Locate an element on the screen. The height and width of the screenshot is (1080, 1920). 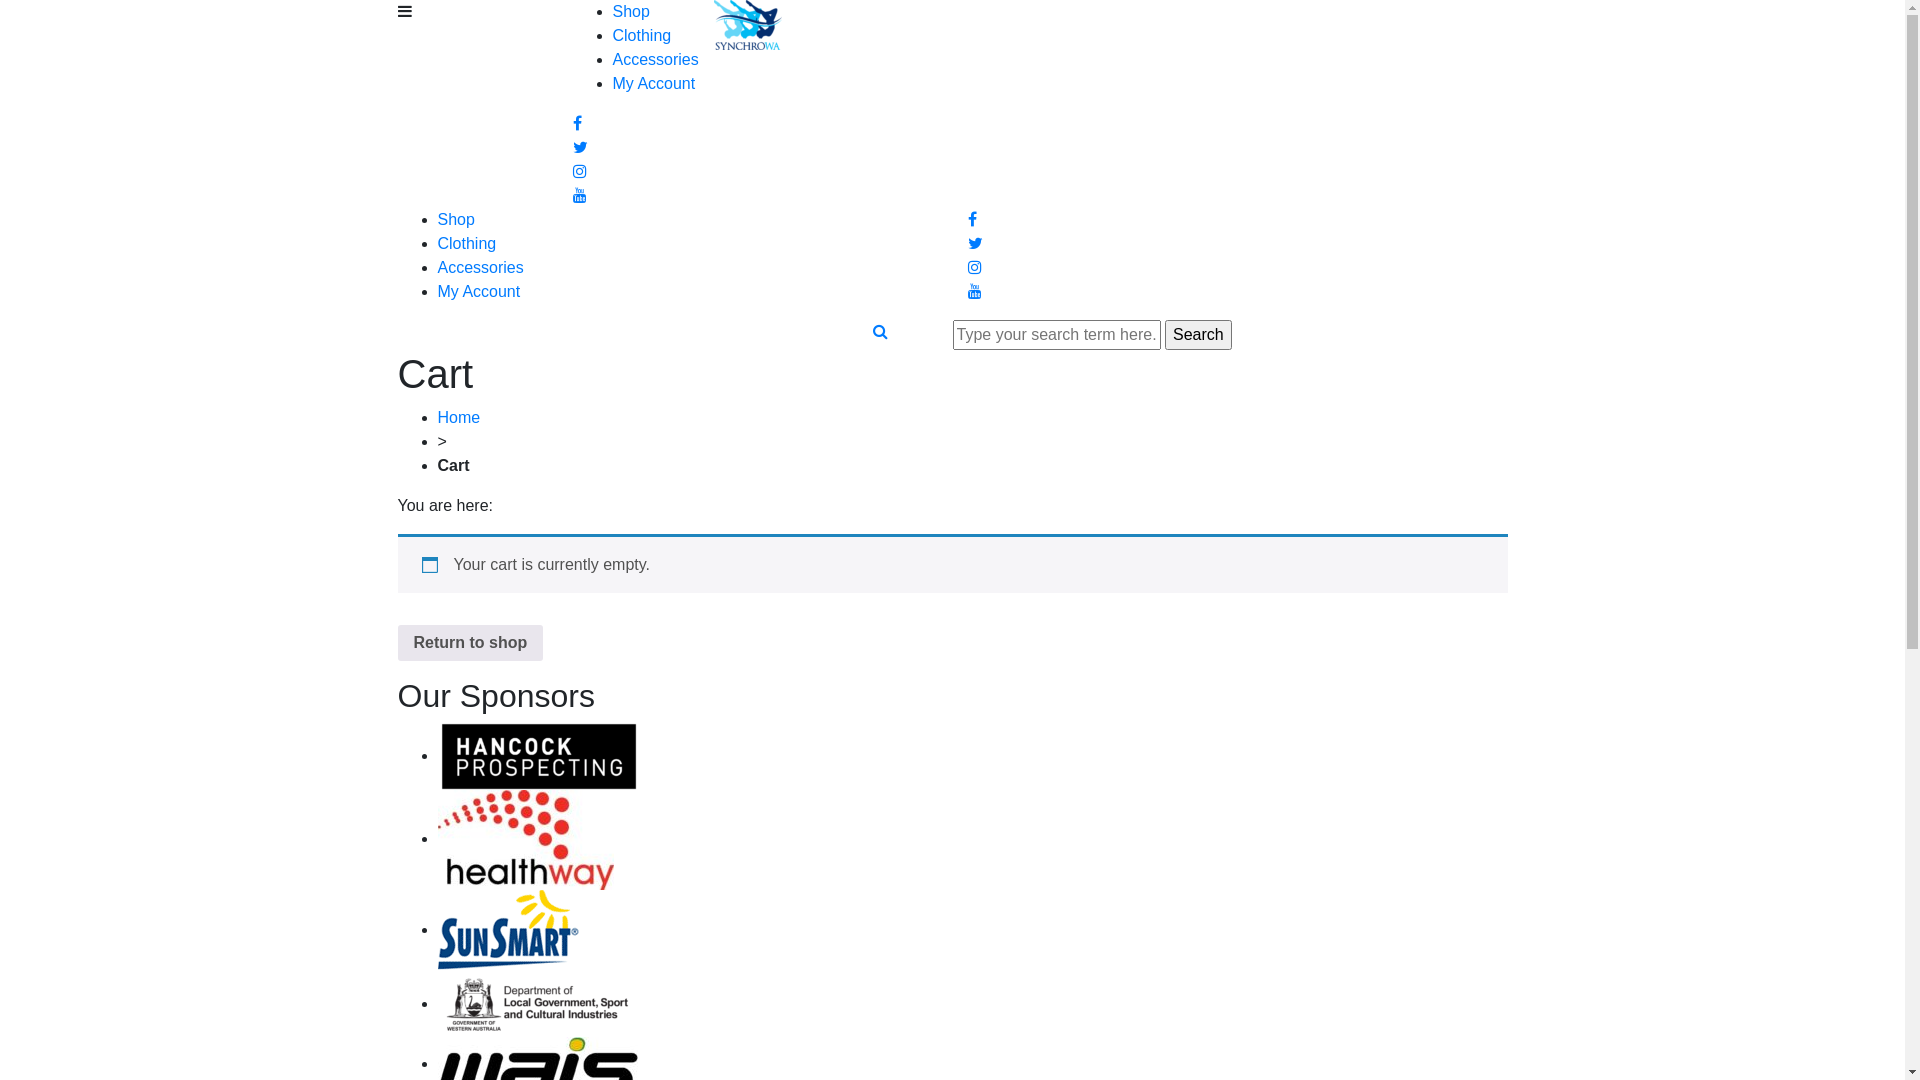
'Clothing' is located at coordinates (641, 35).